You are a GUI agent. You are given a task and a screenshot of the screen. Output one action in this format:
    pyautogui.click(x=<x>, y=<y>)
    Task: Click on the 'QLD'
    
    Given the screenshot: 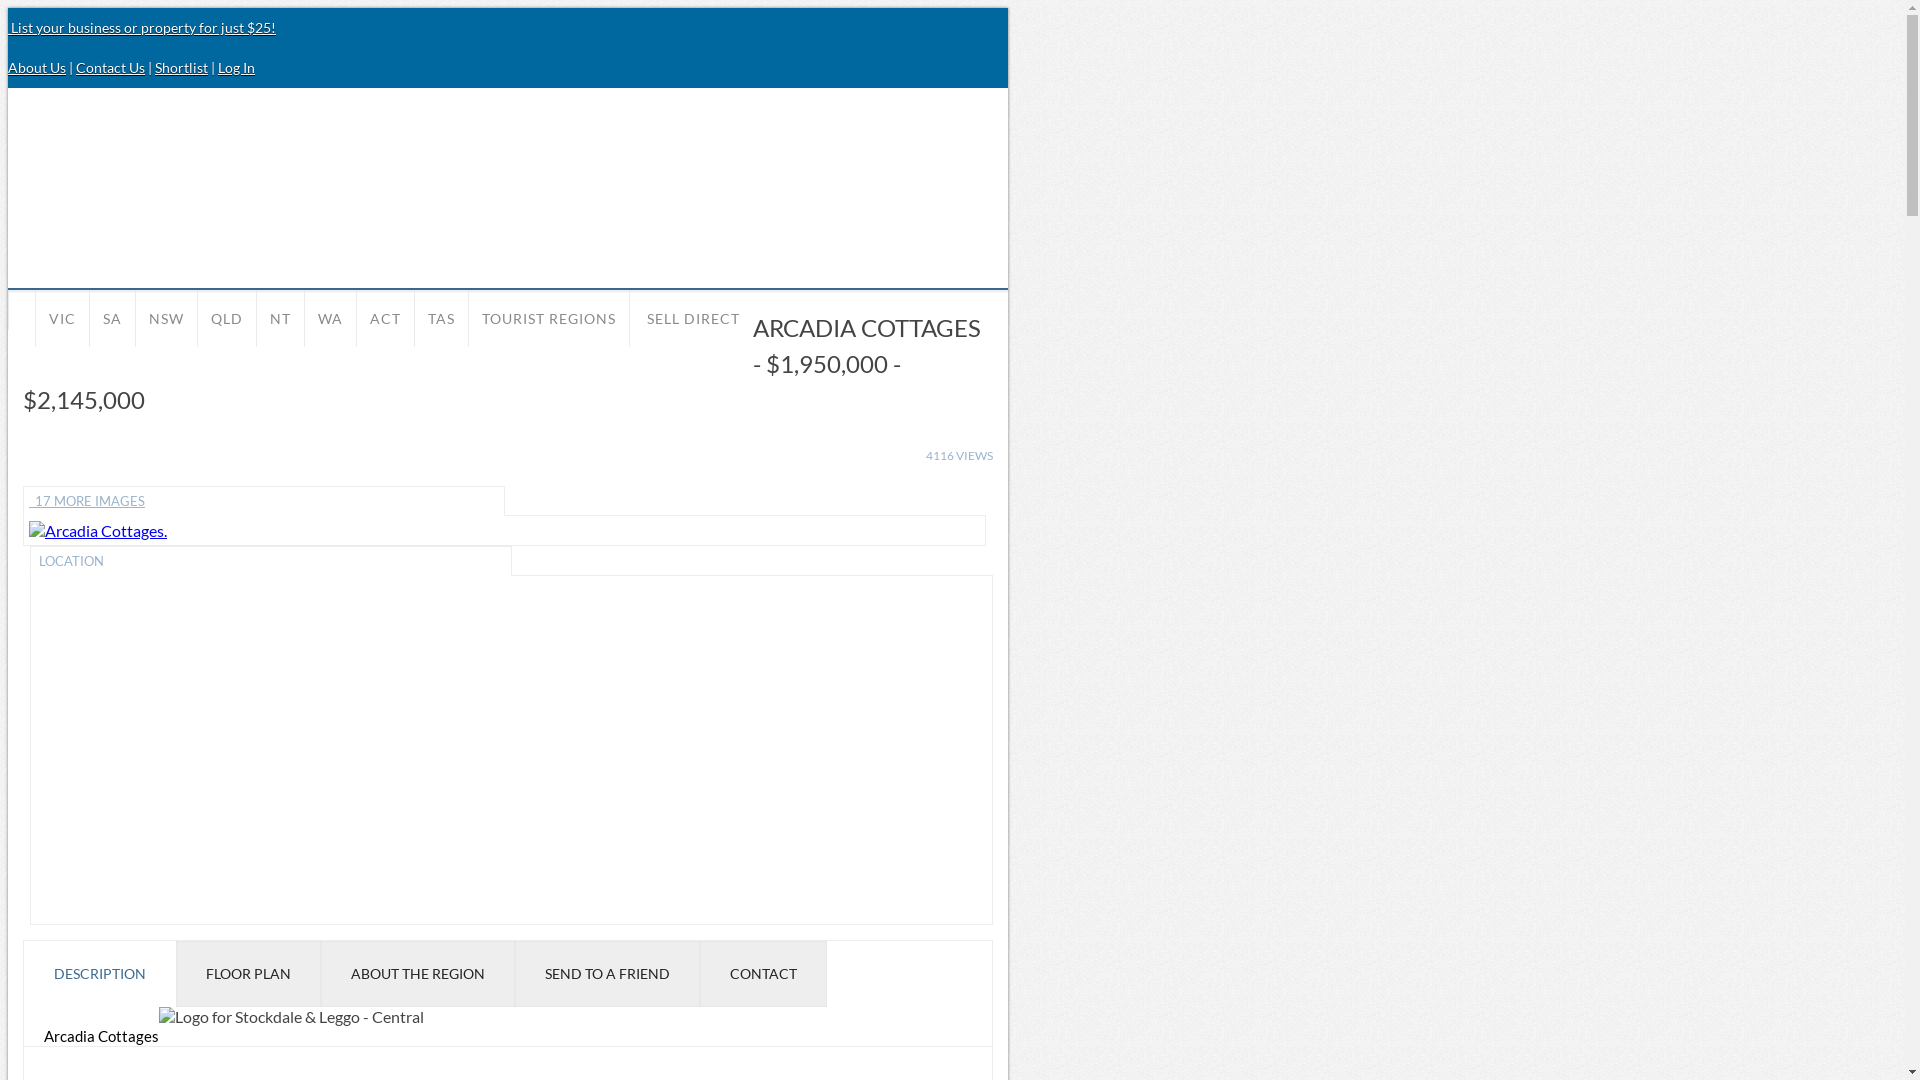 What is the action you would take?
    pyautogui.click(x=226, y=317)
    